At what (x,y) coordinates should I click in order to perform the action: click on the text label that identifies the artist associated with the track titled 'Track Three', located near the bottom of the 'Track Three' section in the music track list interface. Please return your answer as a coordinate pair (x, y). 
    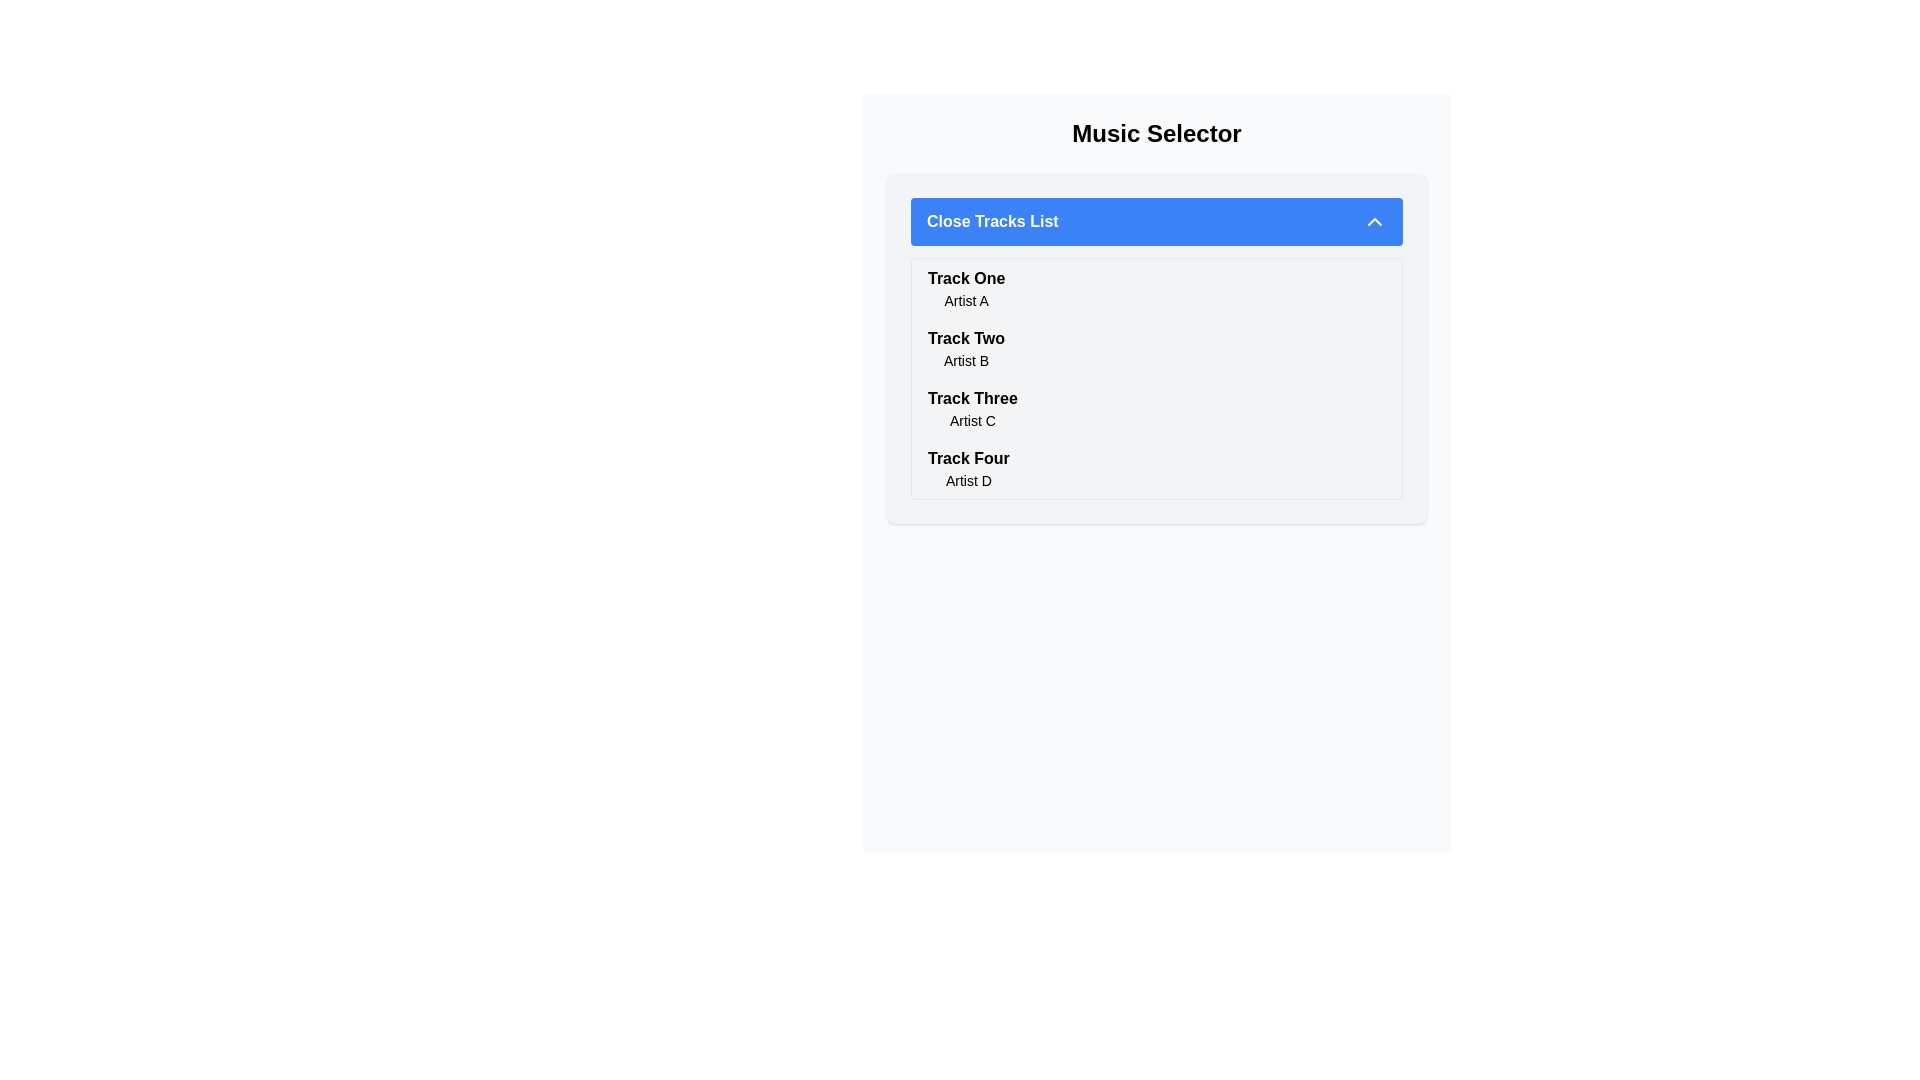
    Looking at the image, I should click on (972, 419).